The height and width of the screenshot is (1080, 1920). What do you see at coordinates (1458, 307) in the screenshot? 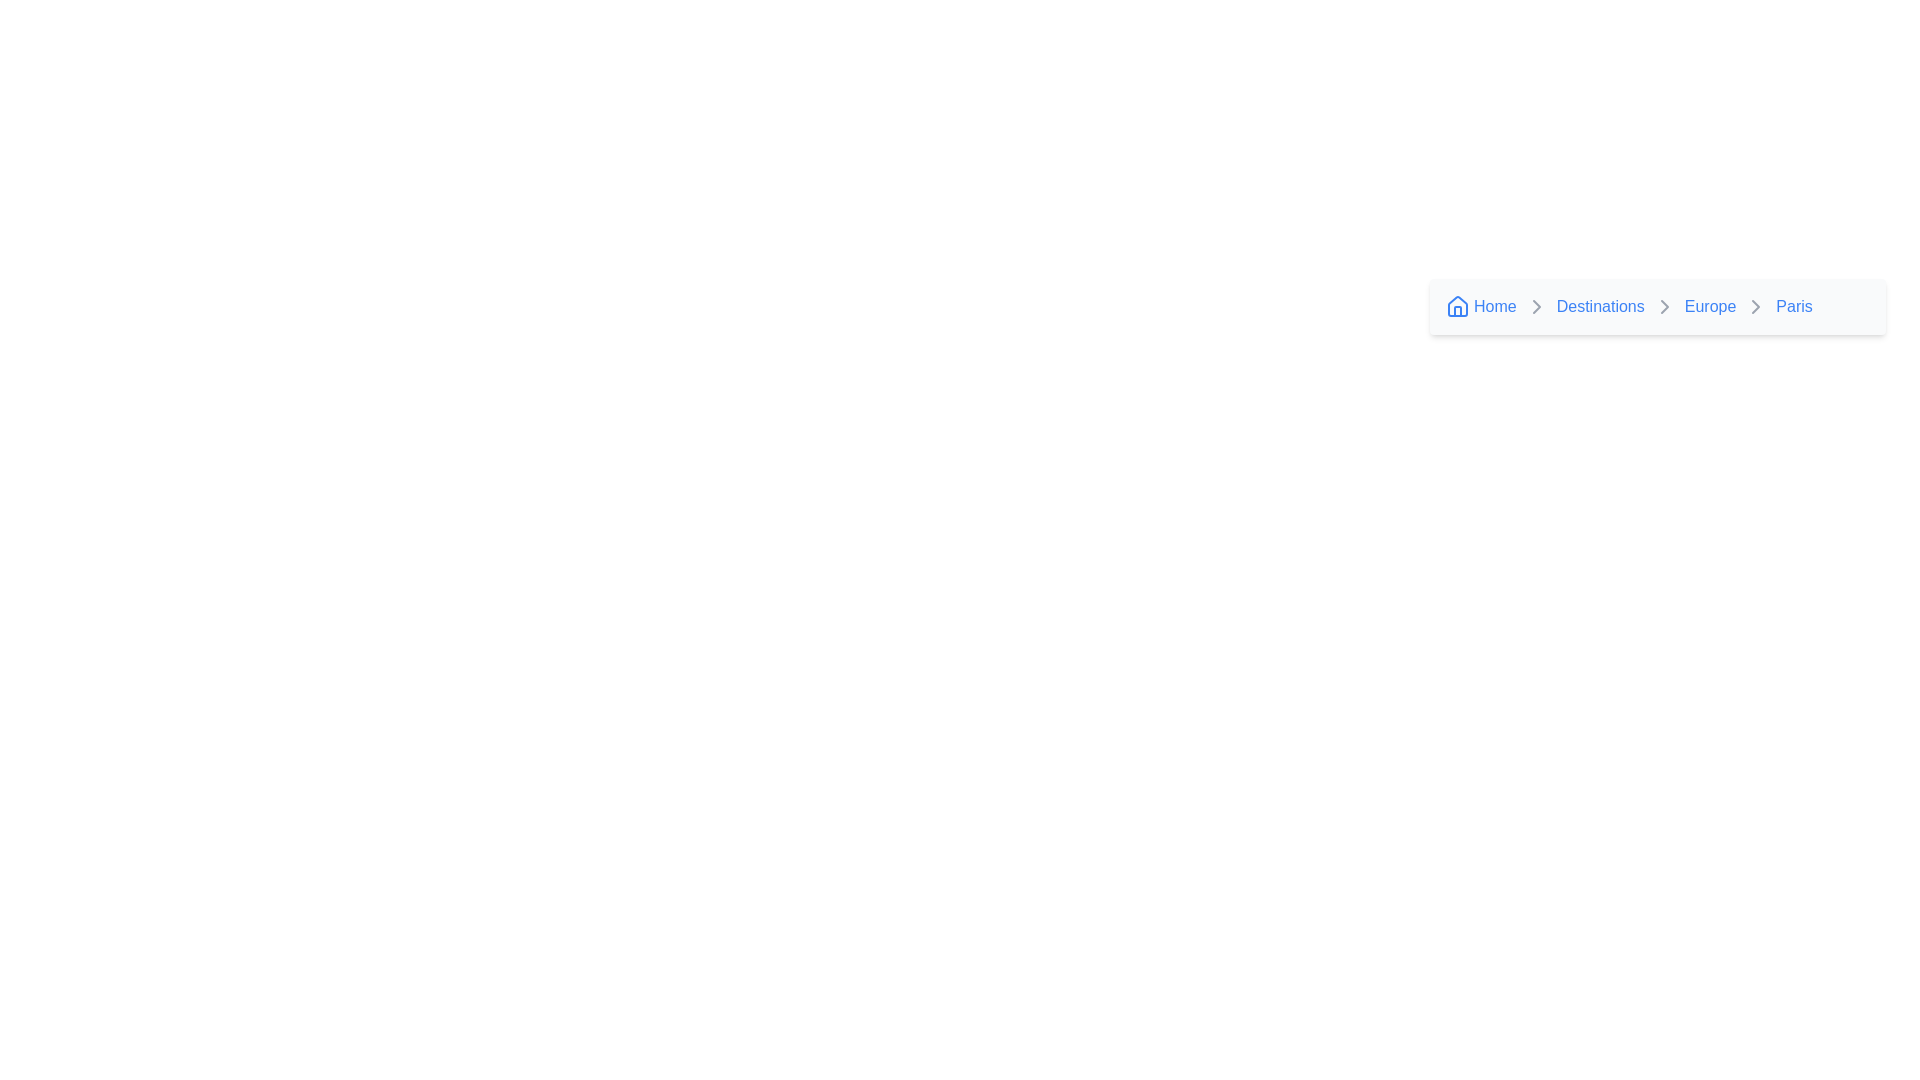
I see `the house-shaped SVG icon in the breadcrumb navigation` at bounding box center [1458, 307].